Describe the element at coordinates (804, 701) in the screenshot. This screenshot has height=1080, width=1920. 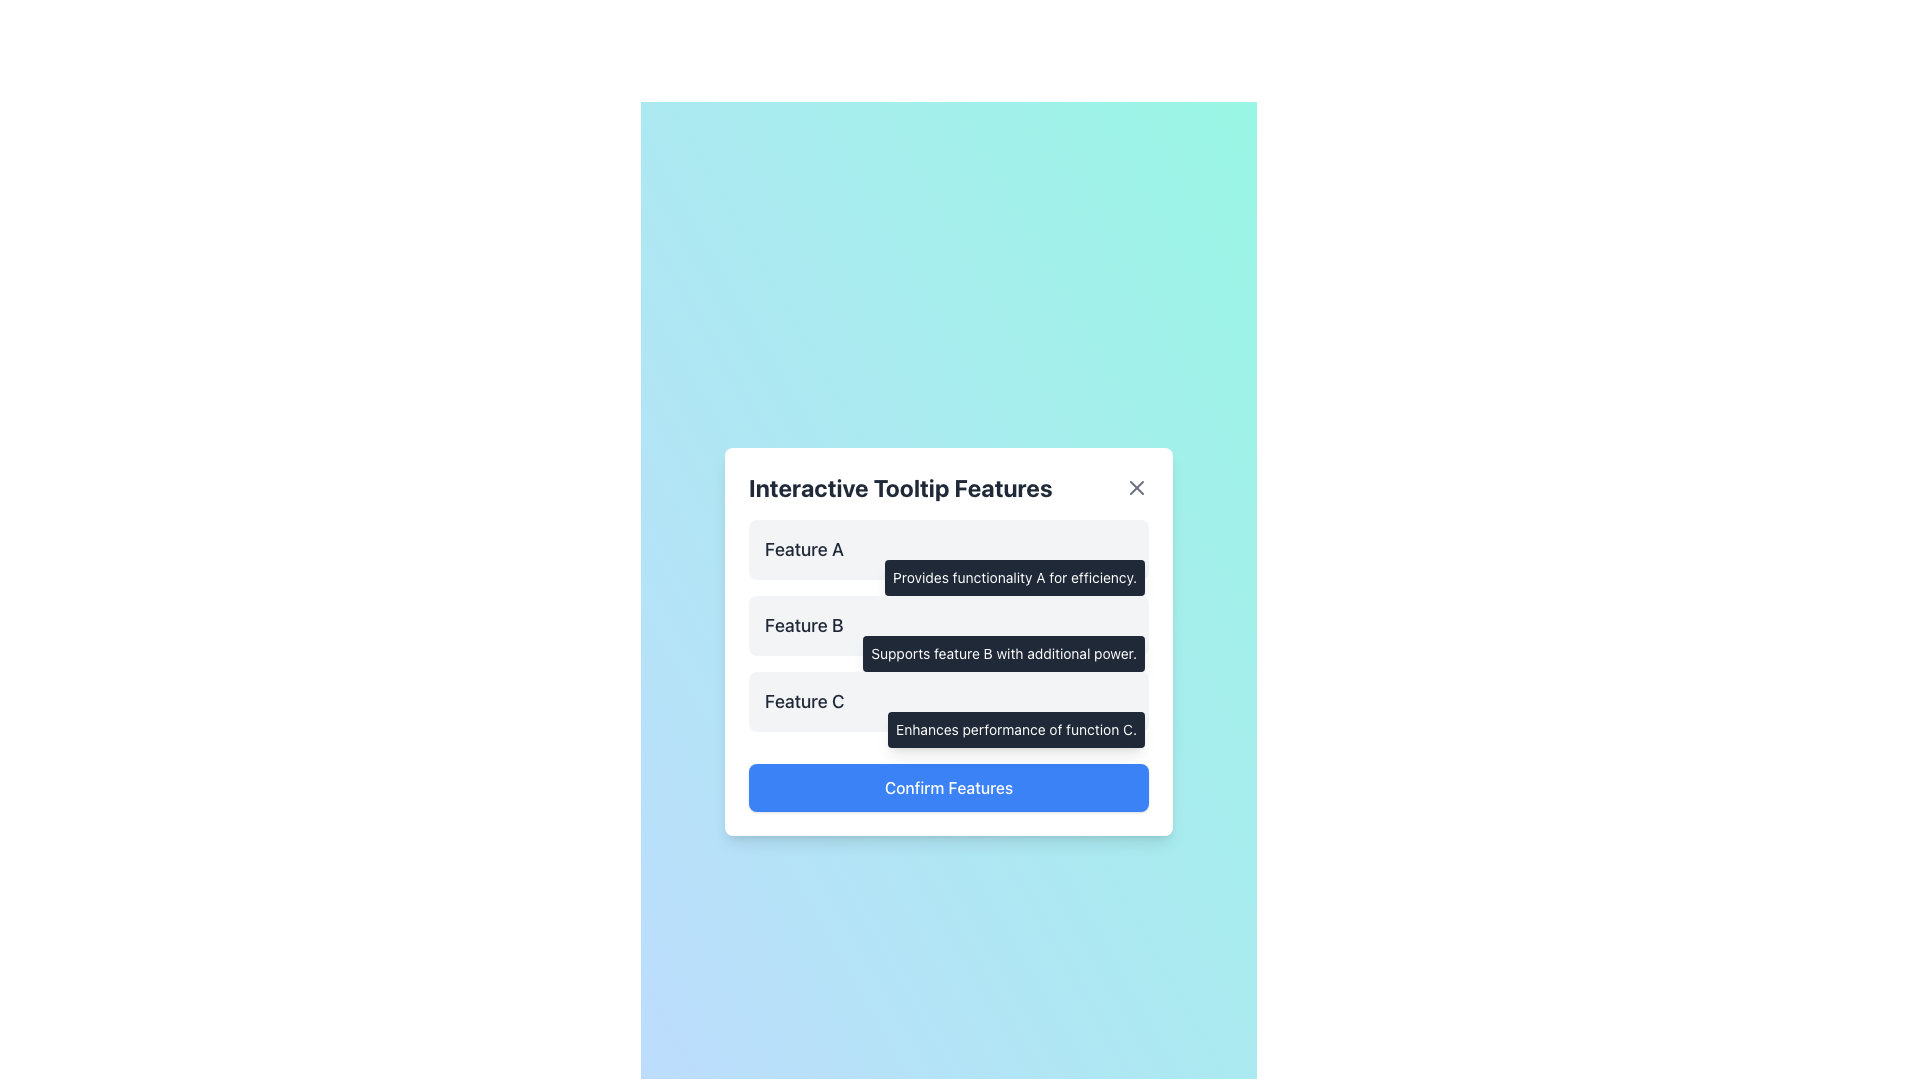
I see `the text label element displaying 'Feature C' within the 'Interactive Tooltip Features' panel` at that location.